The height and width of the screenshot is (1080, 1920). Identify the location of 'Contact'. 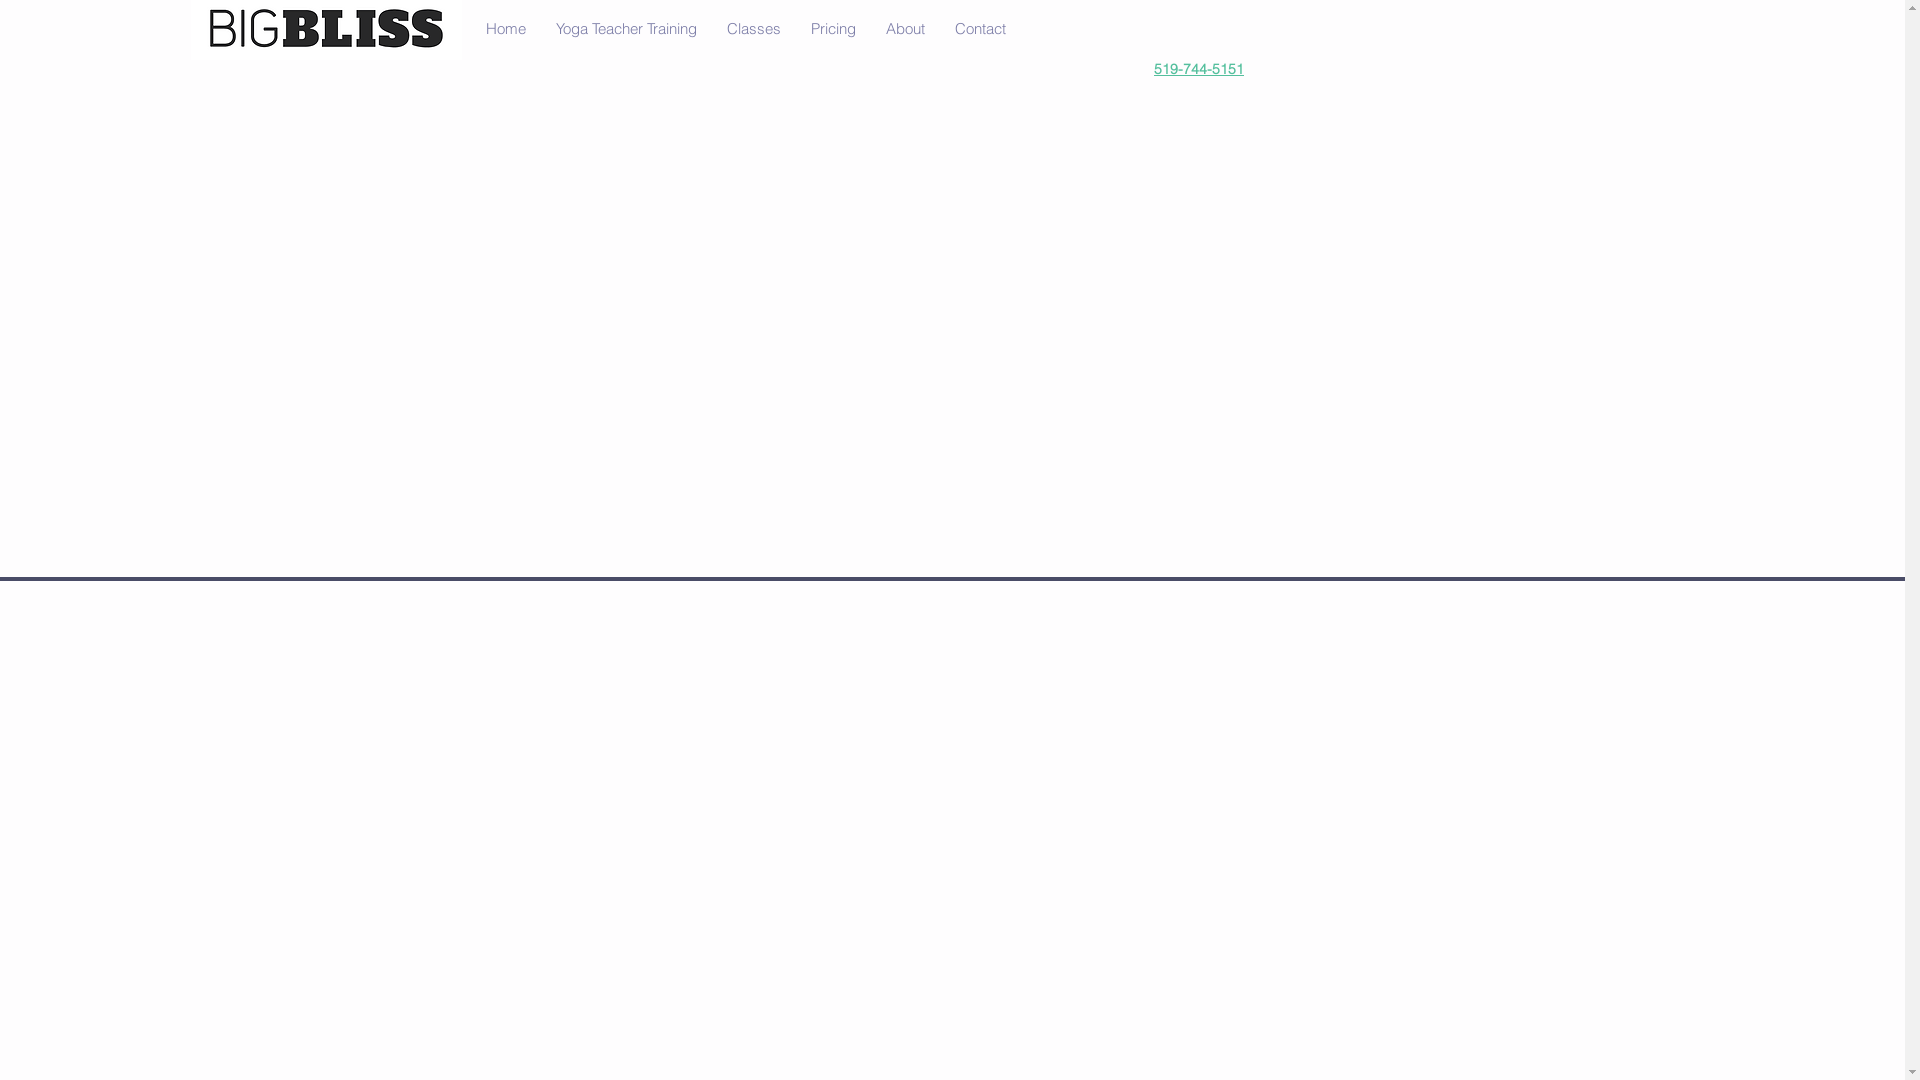
(980, 29).